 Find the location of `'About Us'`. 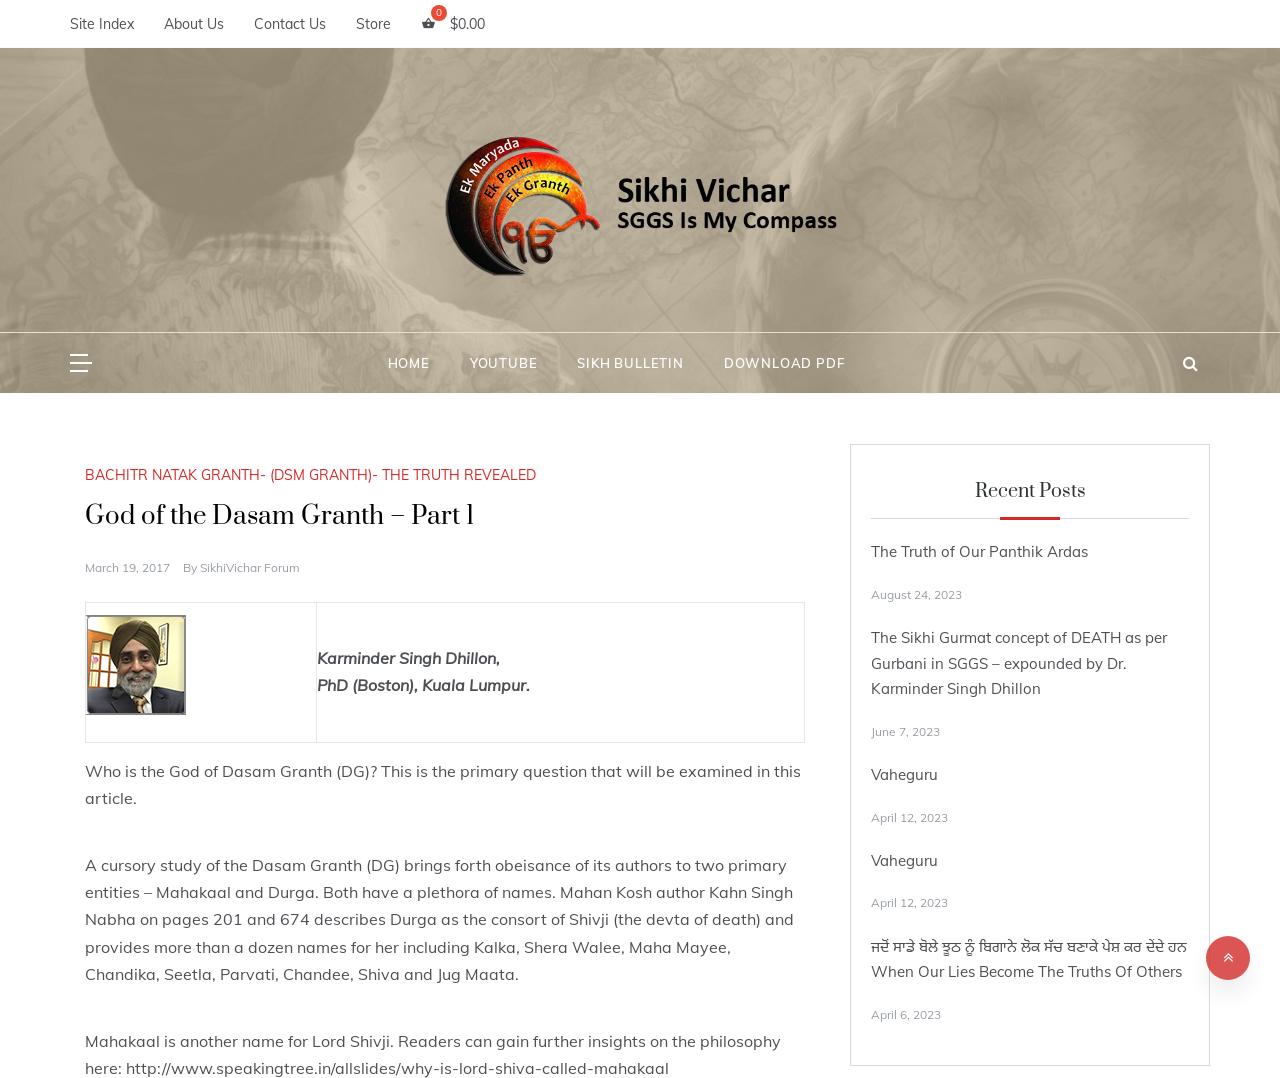

'About Us' is located at coordinates (163, 23).